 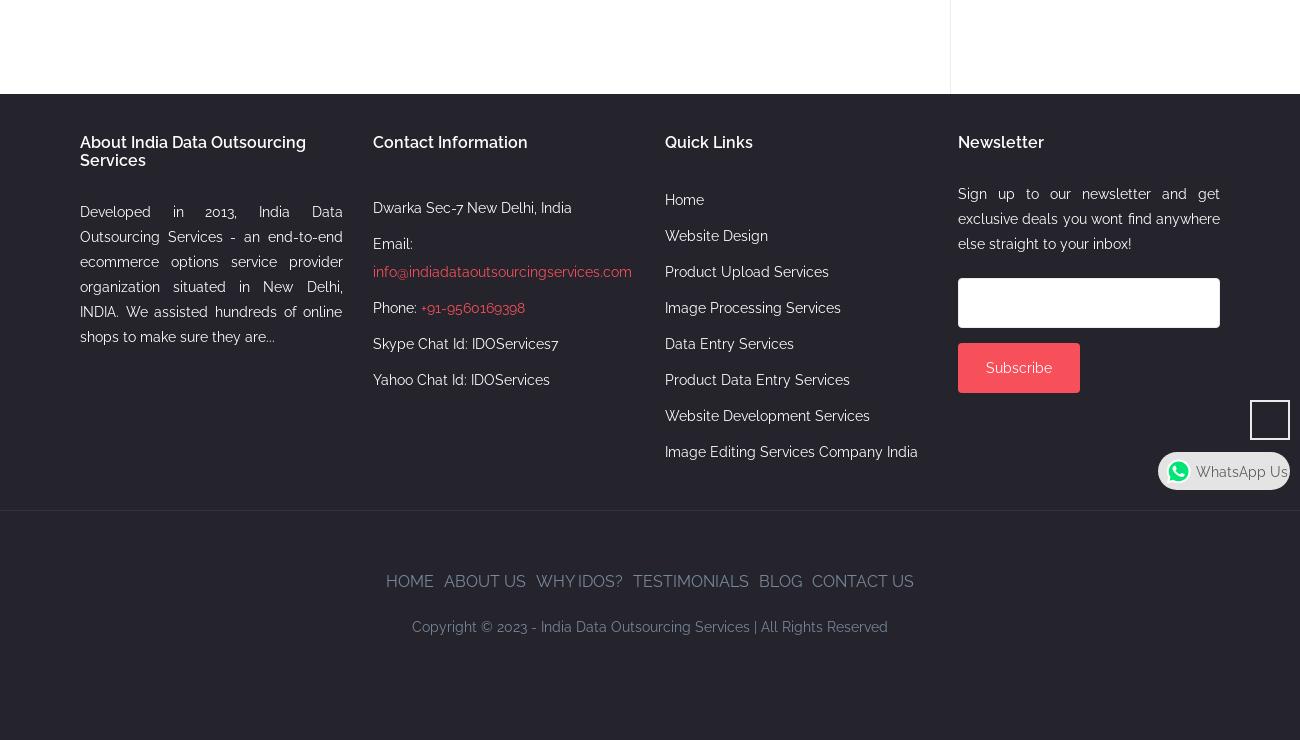 What do you see at coordinates (746, 269) in the screenshot?
I see `'Product Upload Services'` at bounding box center [746, 269].